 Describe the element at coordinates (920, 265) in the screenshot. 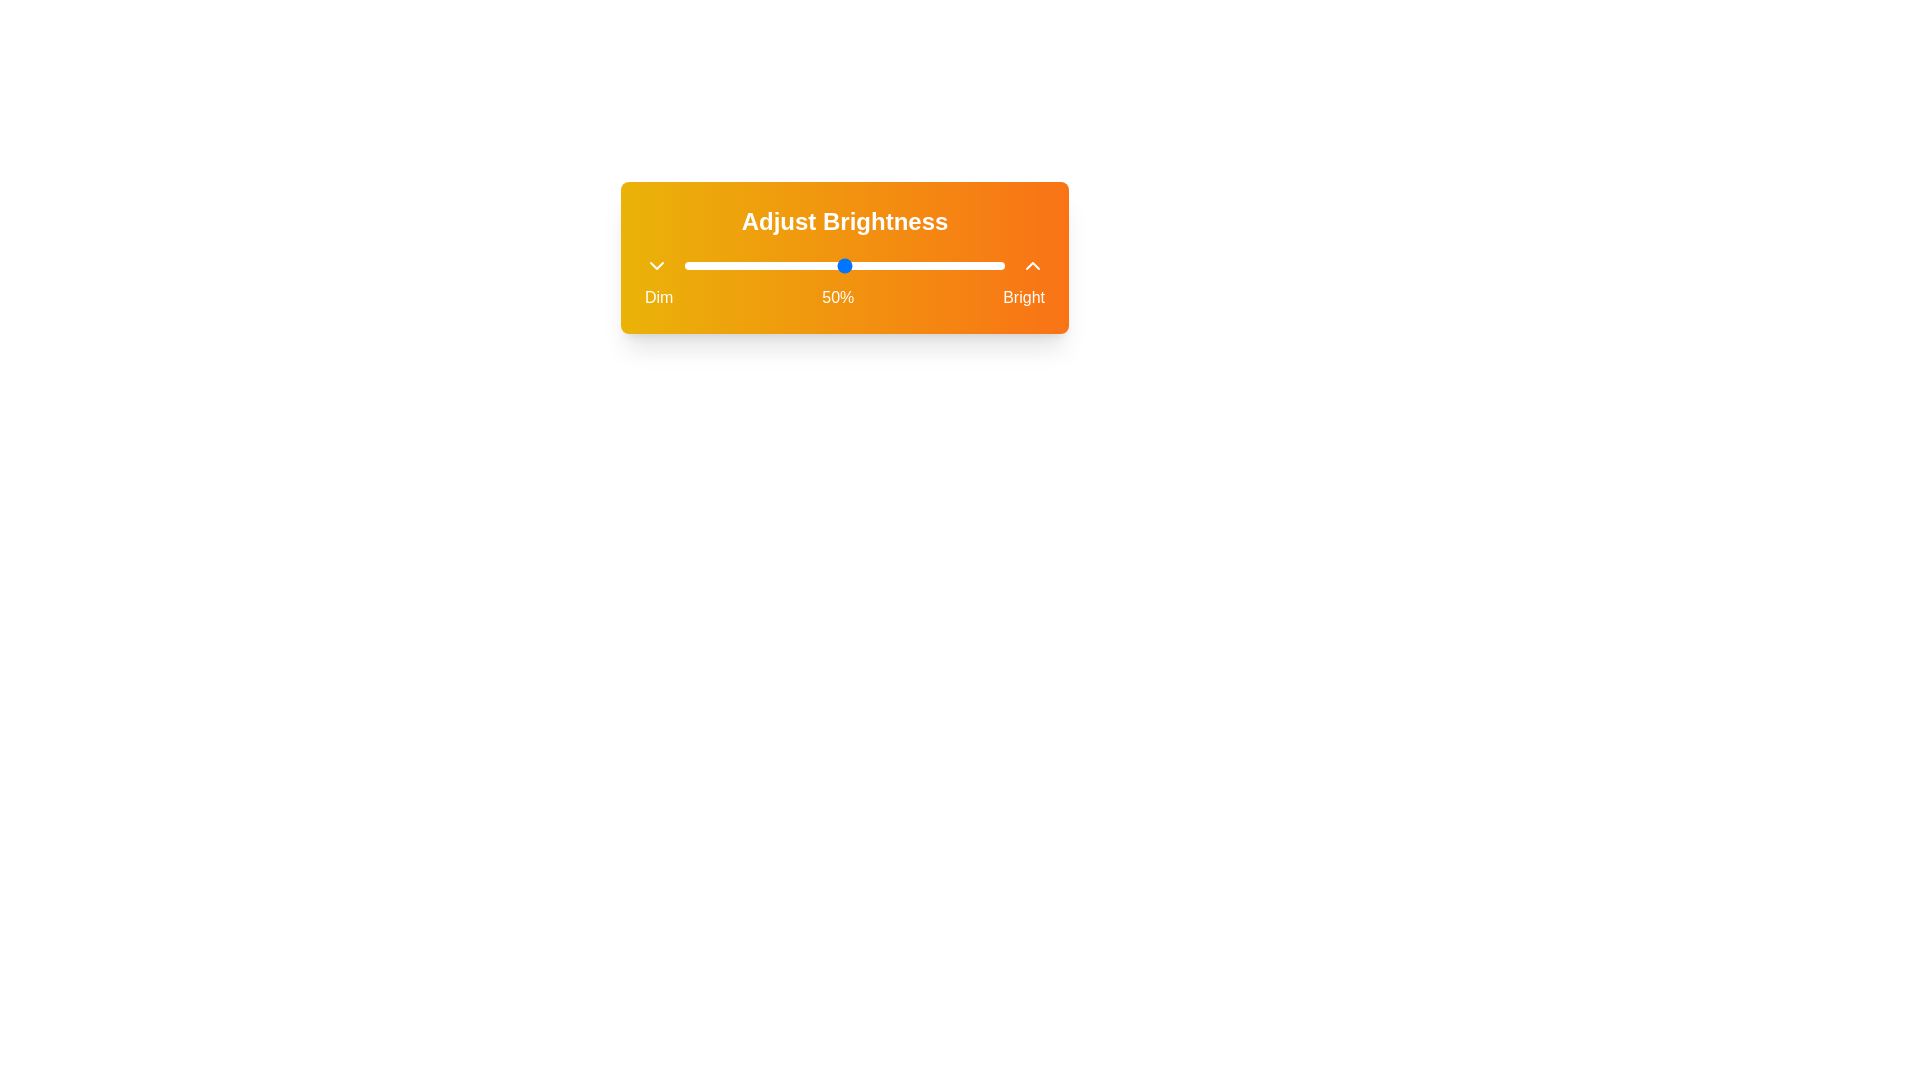

I see `brightness` at that location.